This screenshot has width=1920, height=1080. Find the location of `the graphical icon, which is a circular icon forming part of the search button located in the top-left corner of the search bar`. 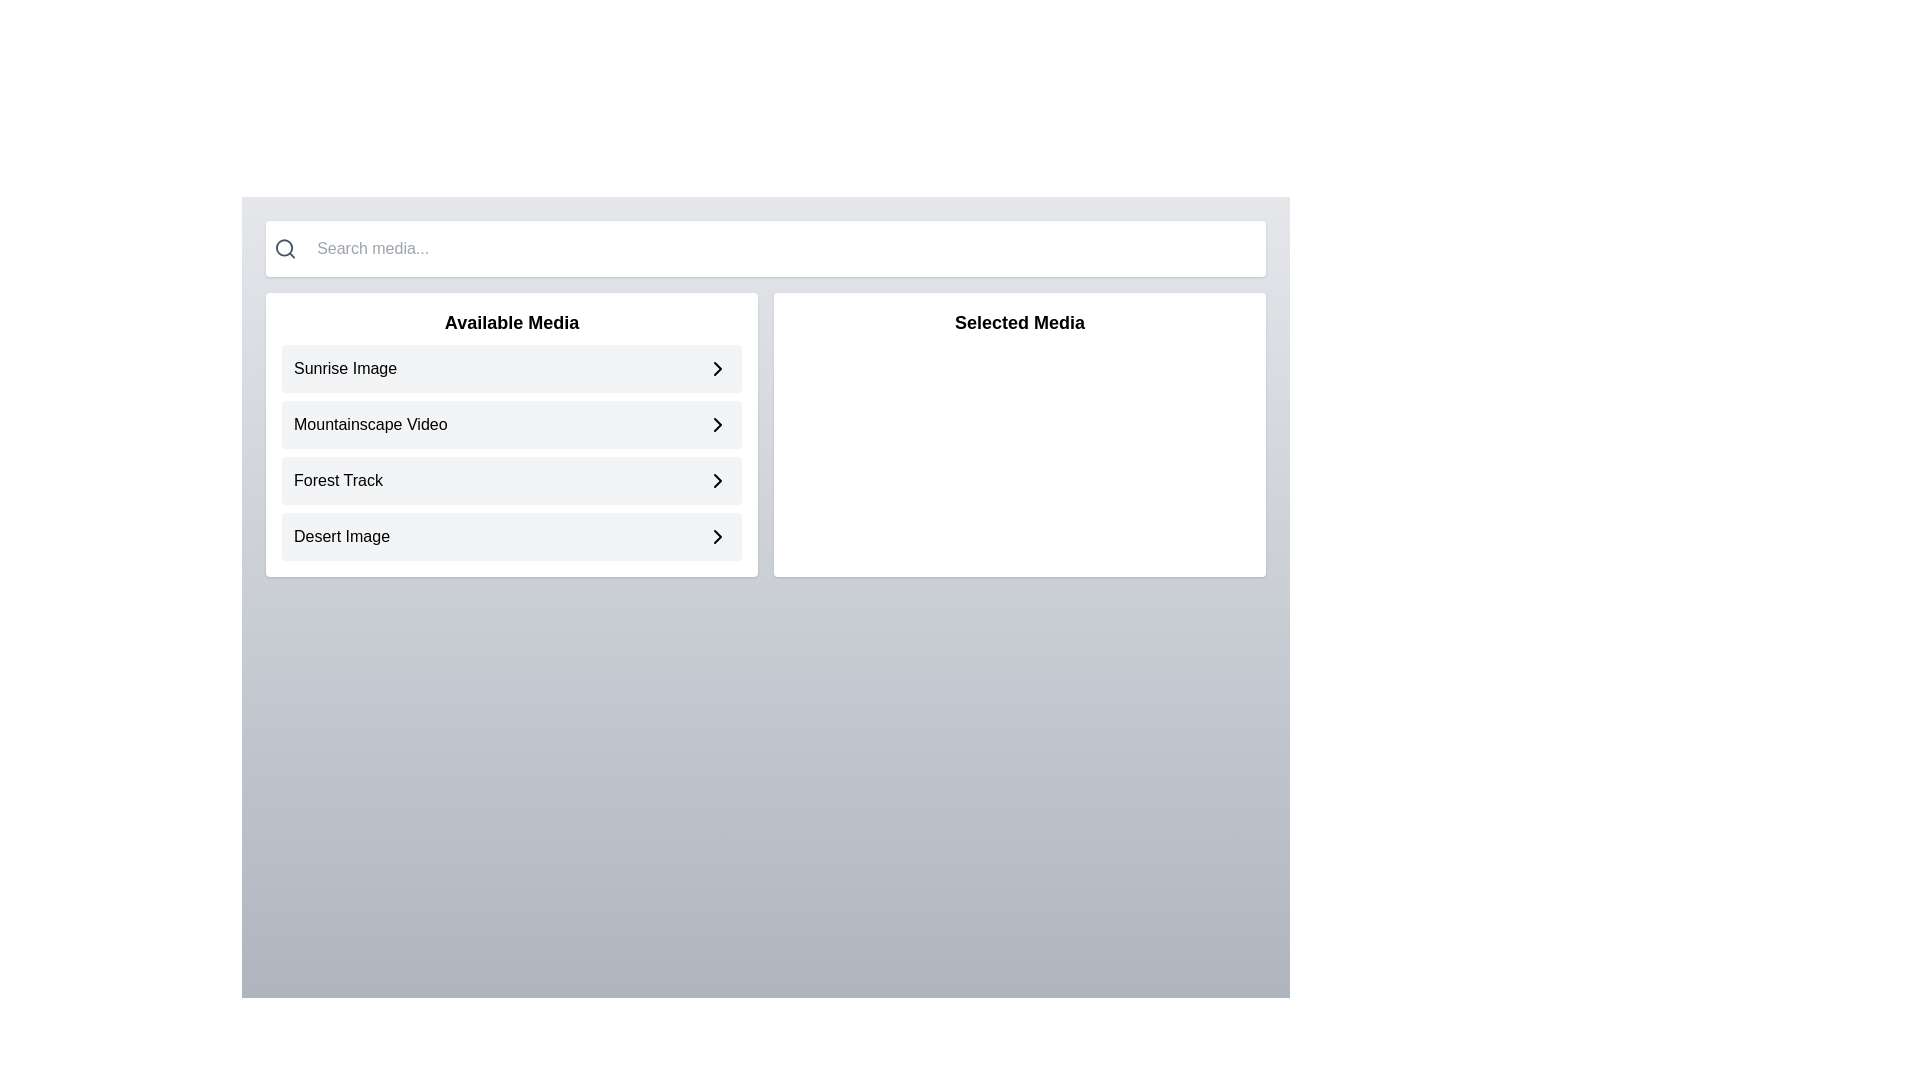

the graphical icon, which is a circular icon forming part of the search button located in the top-left corner of the search bar is located at coordinates (283, 247).